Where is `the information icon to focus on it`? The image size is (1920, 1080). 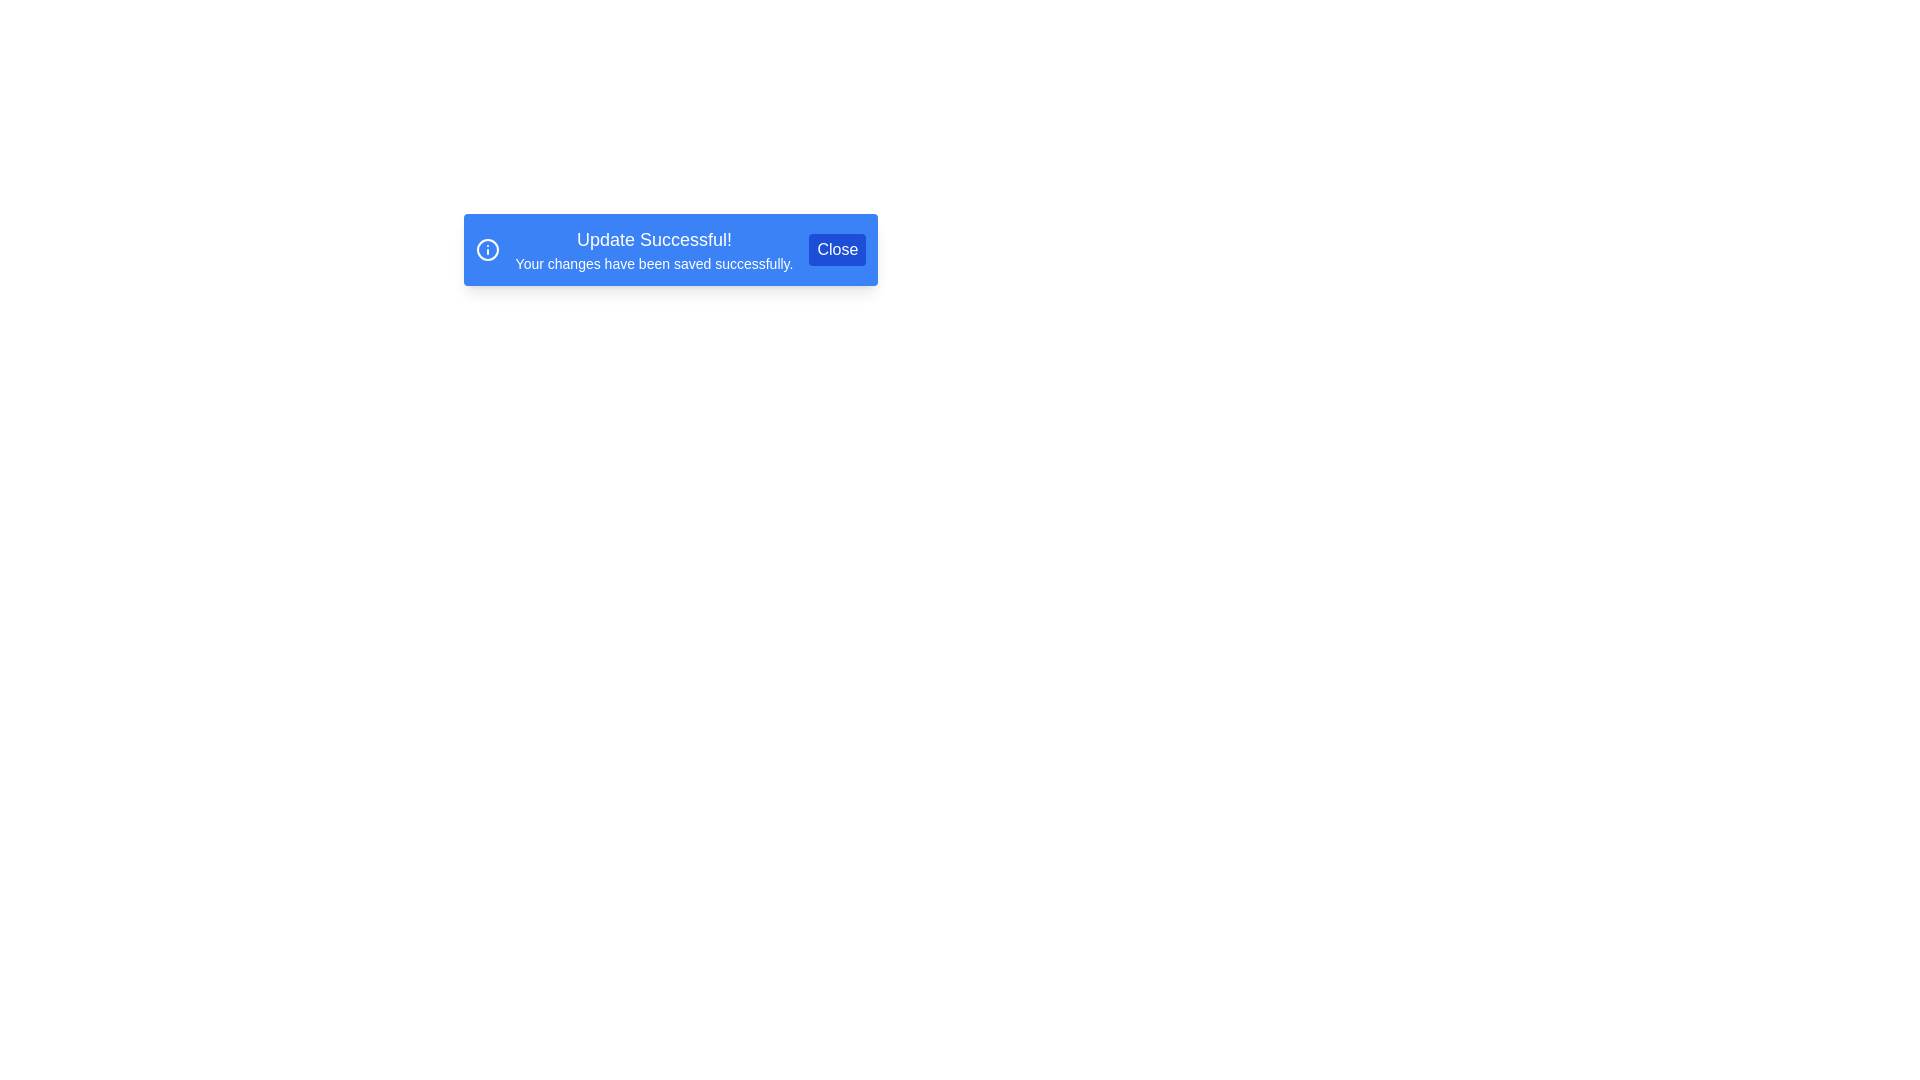 the information icon to focus on it is located at coordinates (487, 249).